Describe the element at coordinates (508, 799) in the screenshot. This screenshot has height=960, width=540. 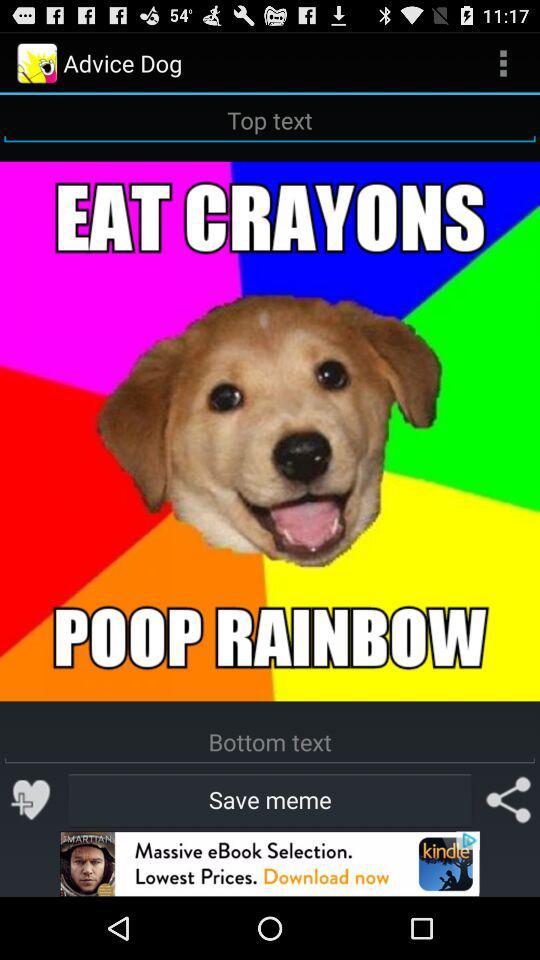
I see `share meme` at that location.